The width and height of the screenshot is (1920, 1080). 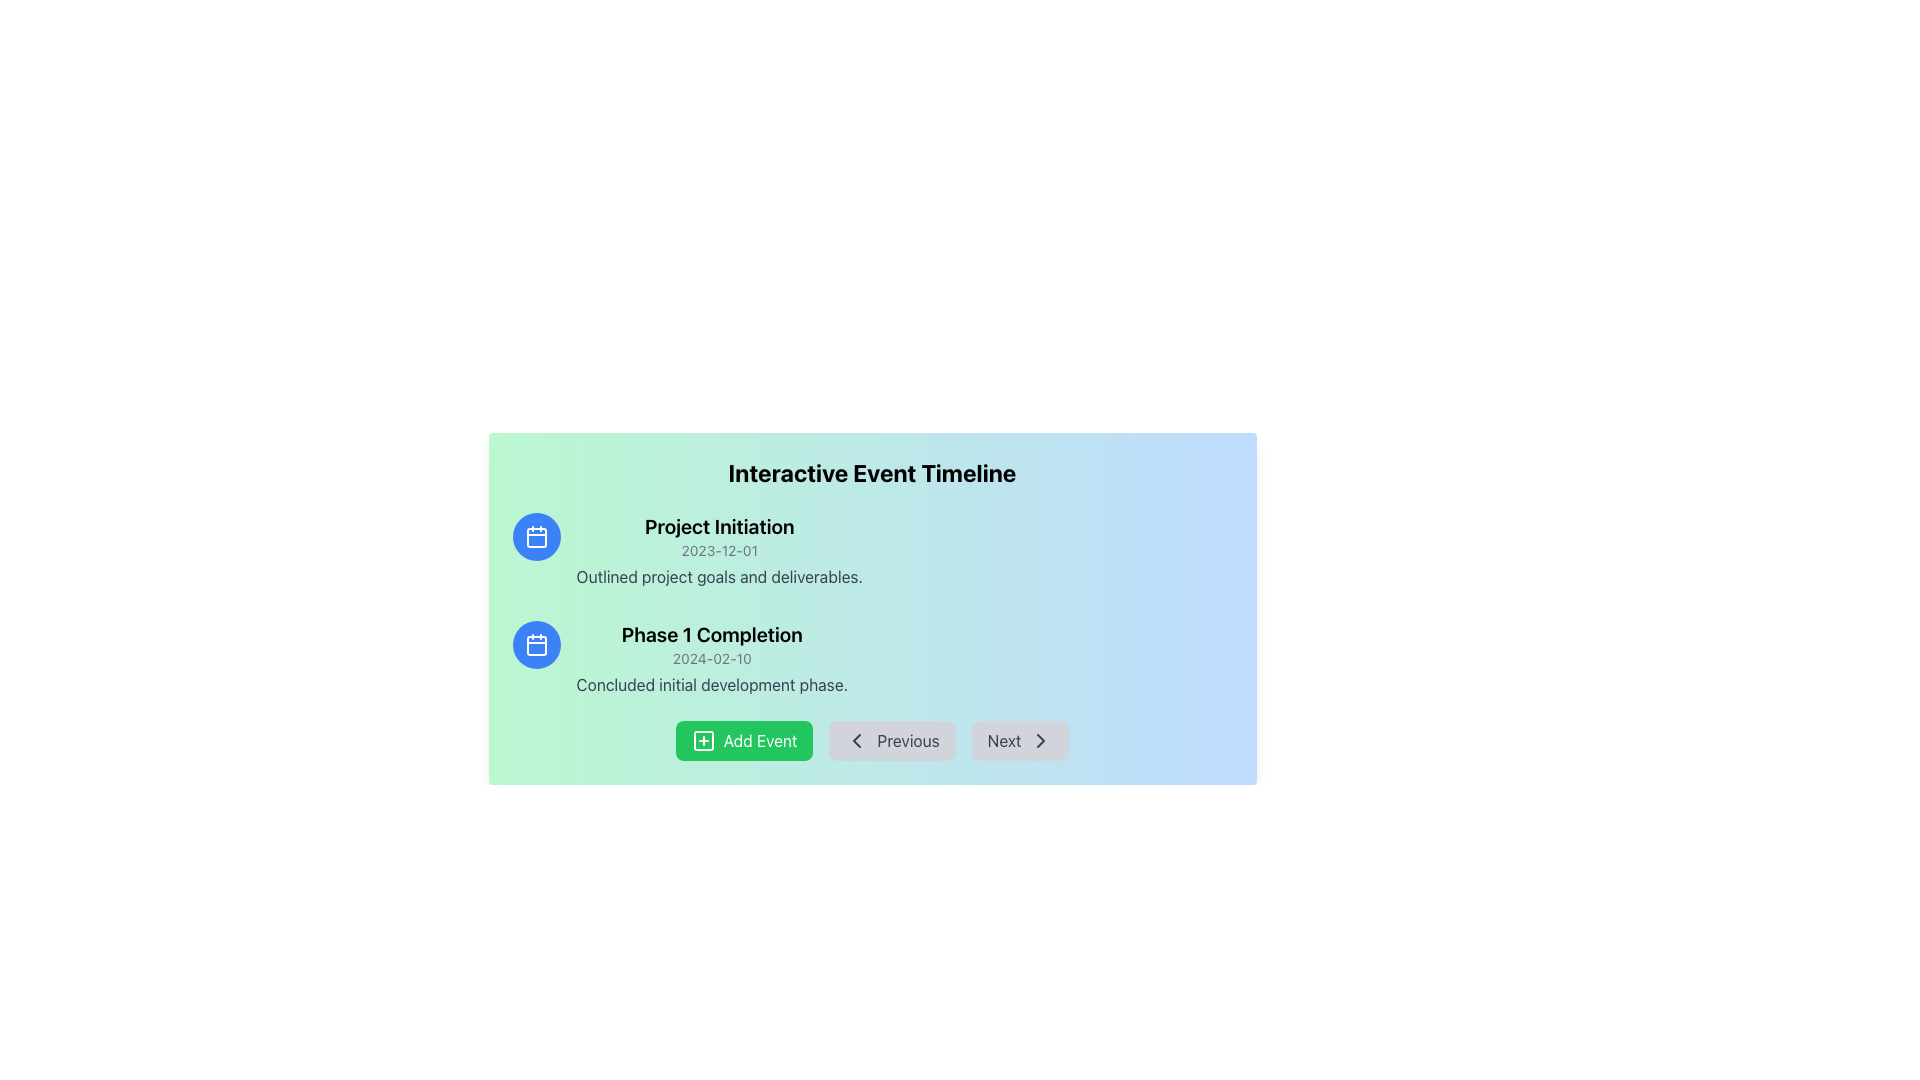 What do you see at coordinates (891, 740) in the screenshot?
I see `the 'Previous' button located between the 'Add Event' and 'Next' buttons` at bounding box center [891, 740].